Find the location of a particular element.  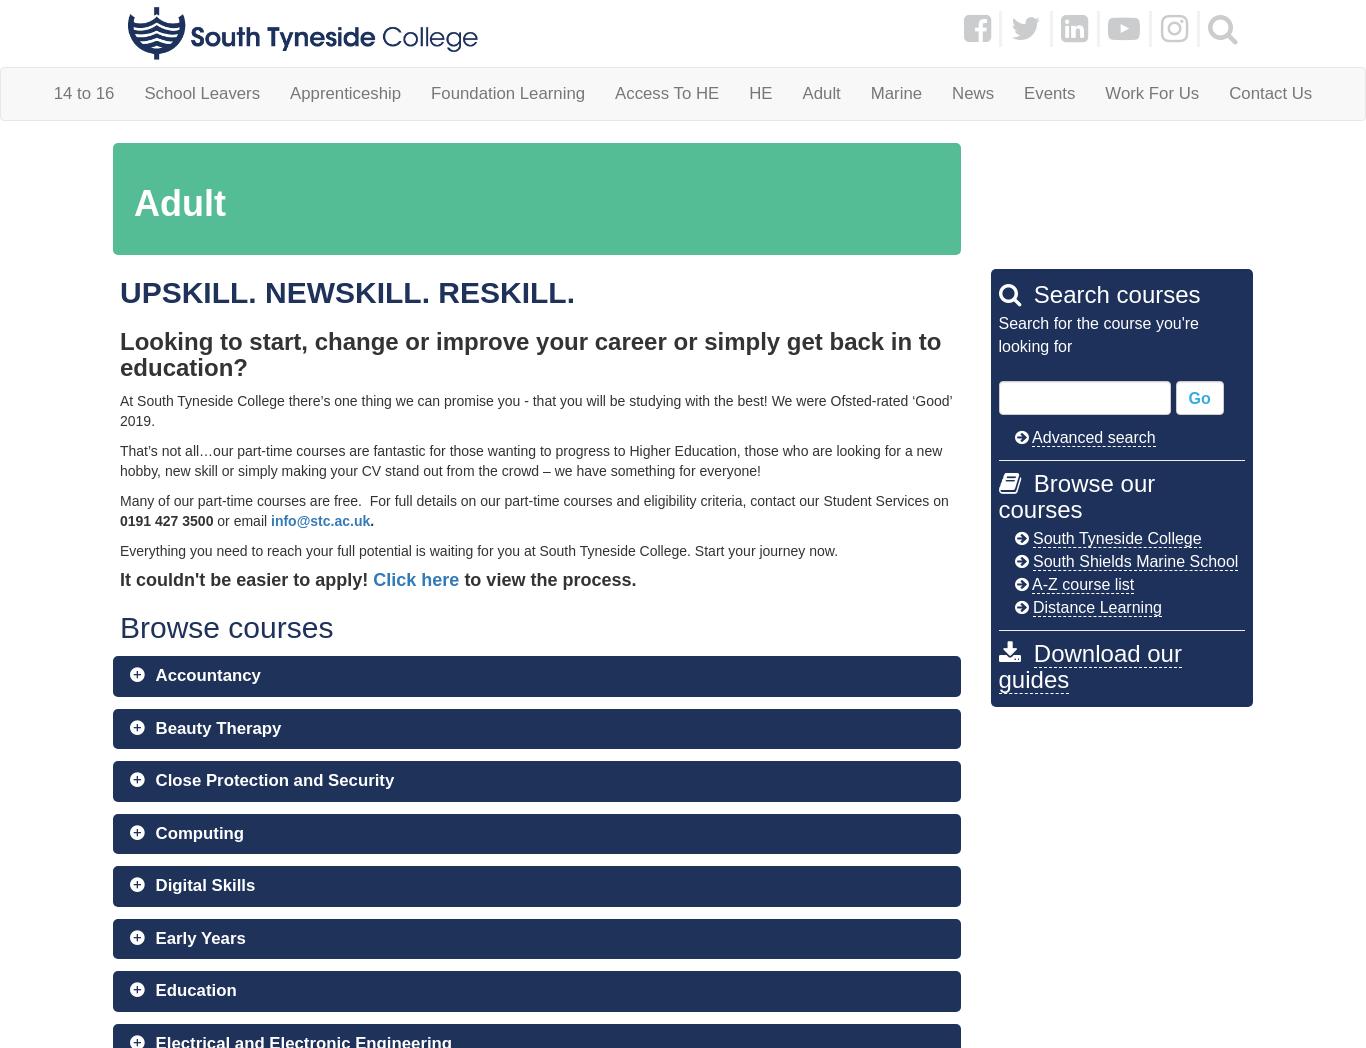

'Contact Us' is located at coordinates (1269, 92).